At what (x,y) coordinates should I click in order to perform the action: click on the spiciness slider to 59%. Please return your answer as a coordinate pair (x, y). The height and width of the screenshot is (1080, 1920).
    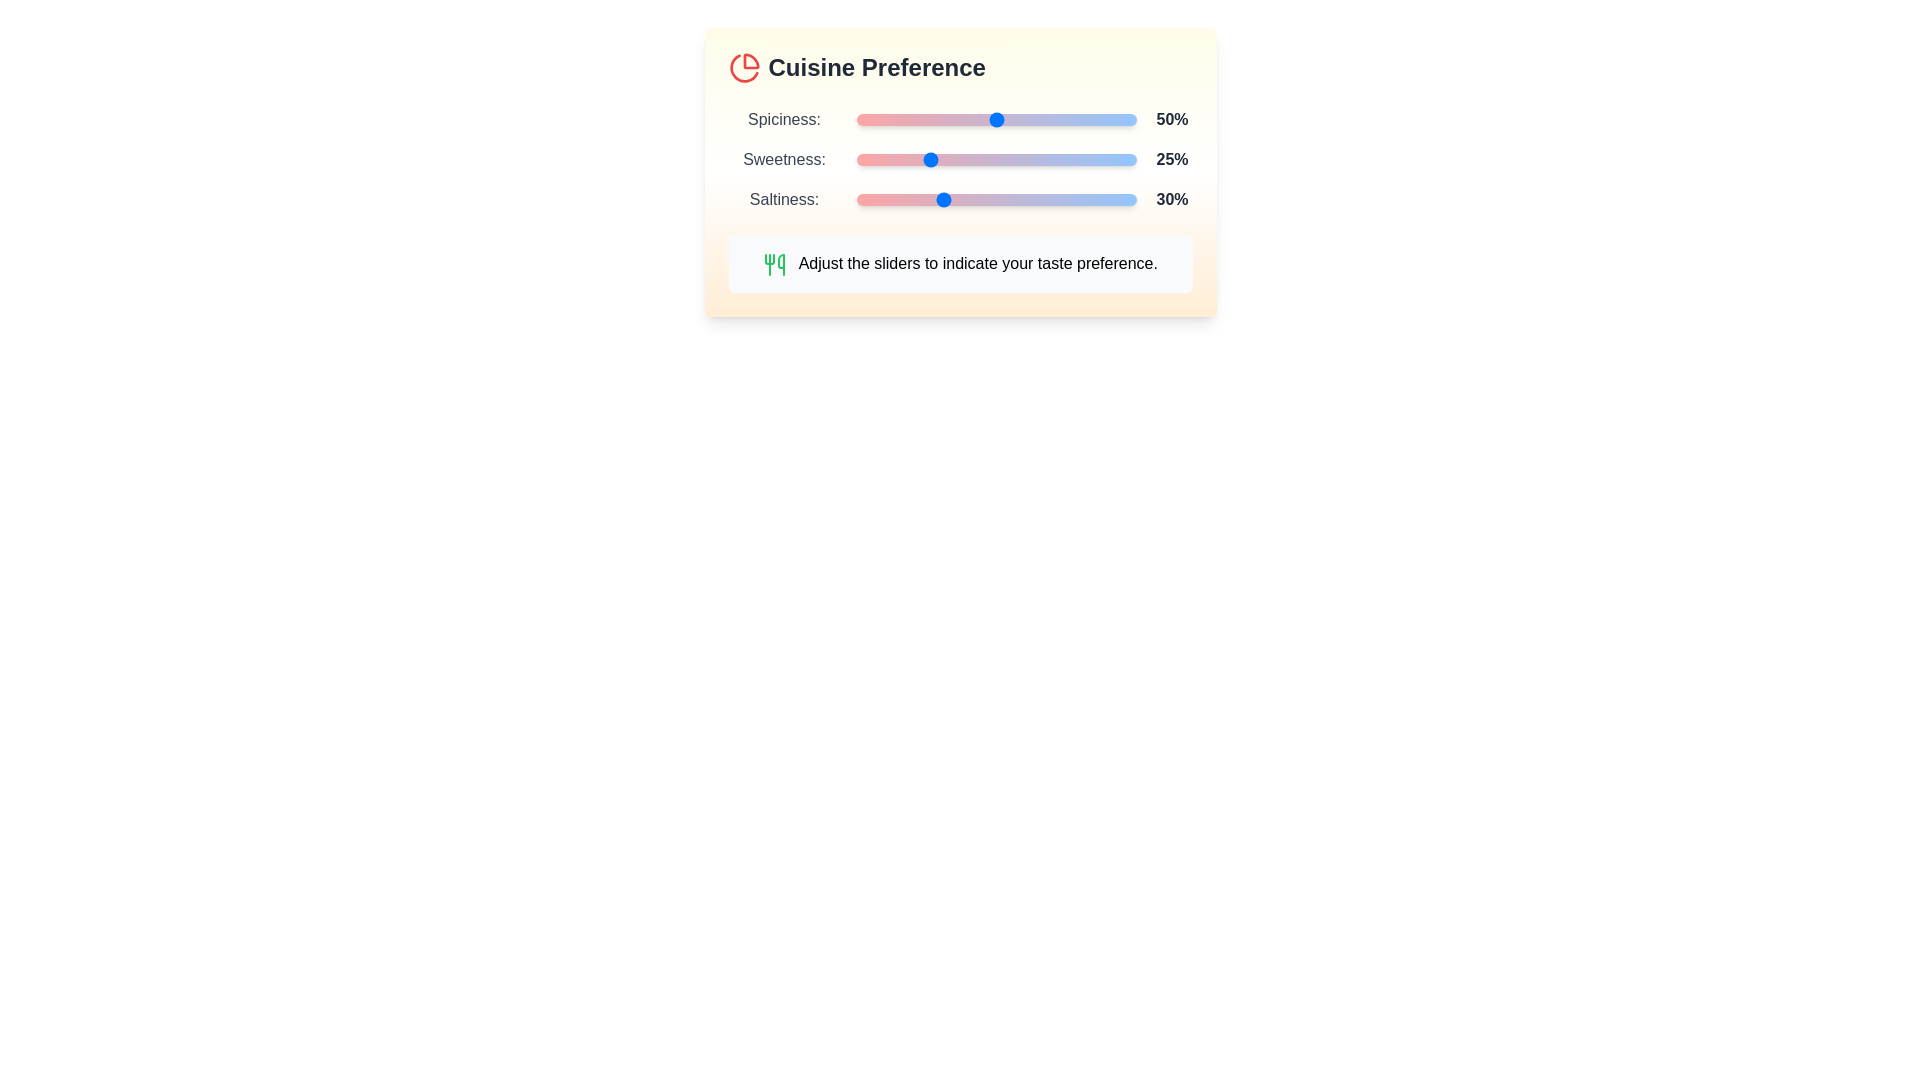
    Looking at the image, I should click on (1021, 119).